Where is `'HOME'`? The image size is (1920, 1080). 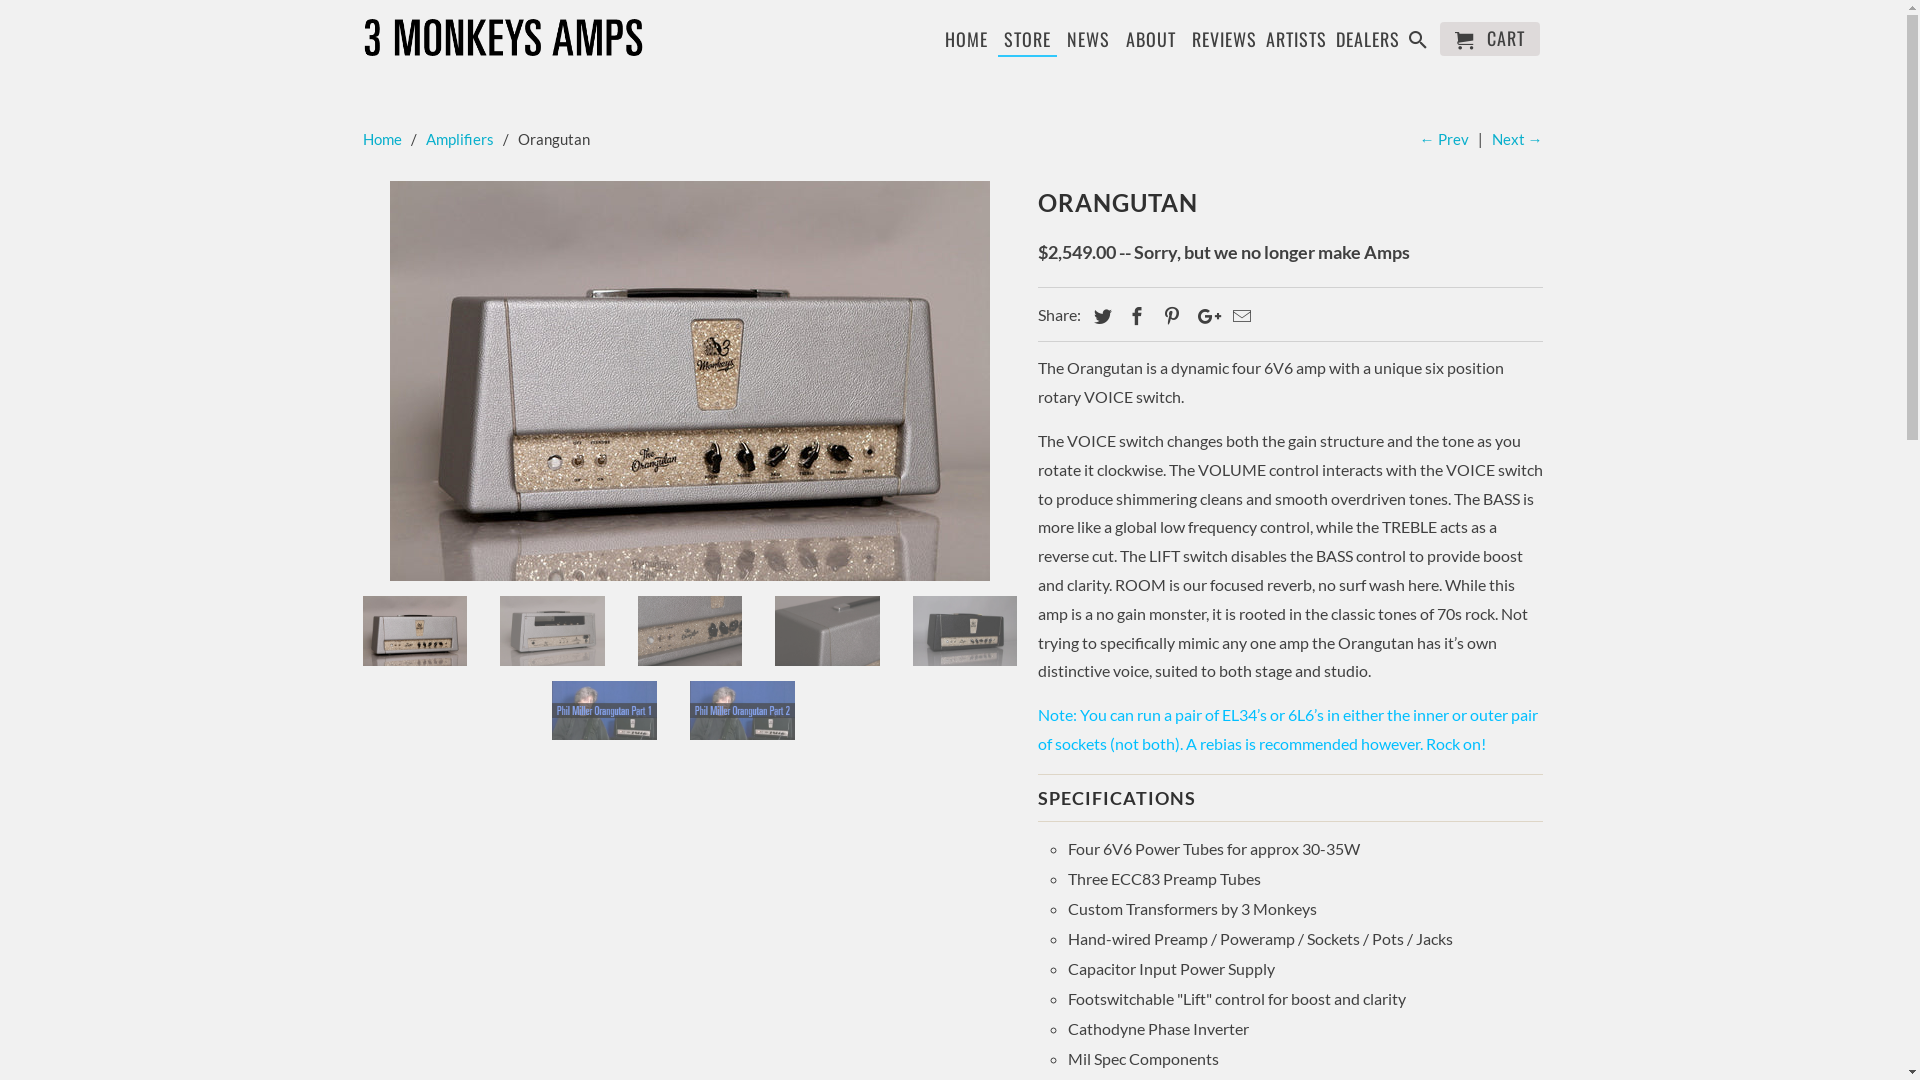
'HOME' is located at coordinates (966, 42).